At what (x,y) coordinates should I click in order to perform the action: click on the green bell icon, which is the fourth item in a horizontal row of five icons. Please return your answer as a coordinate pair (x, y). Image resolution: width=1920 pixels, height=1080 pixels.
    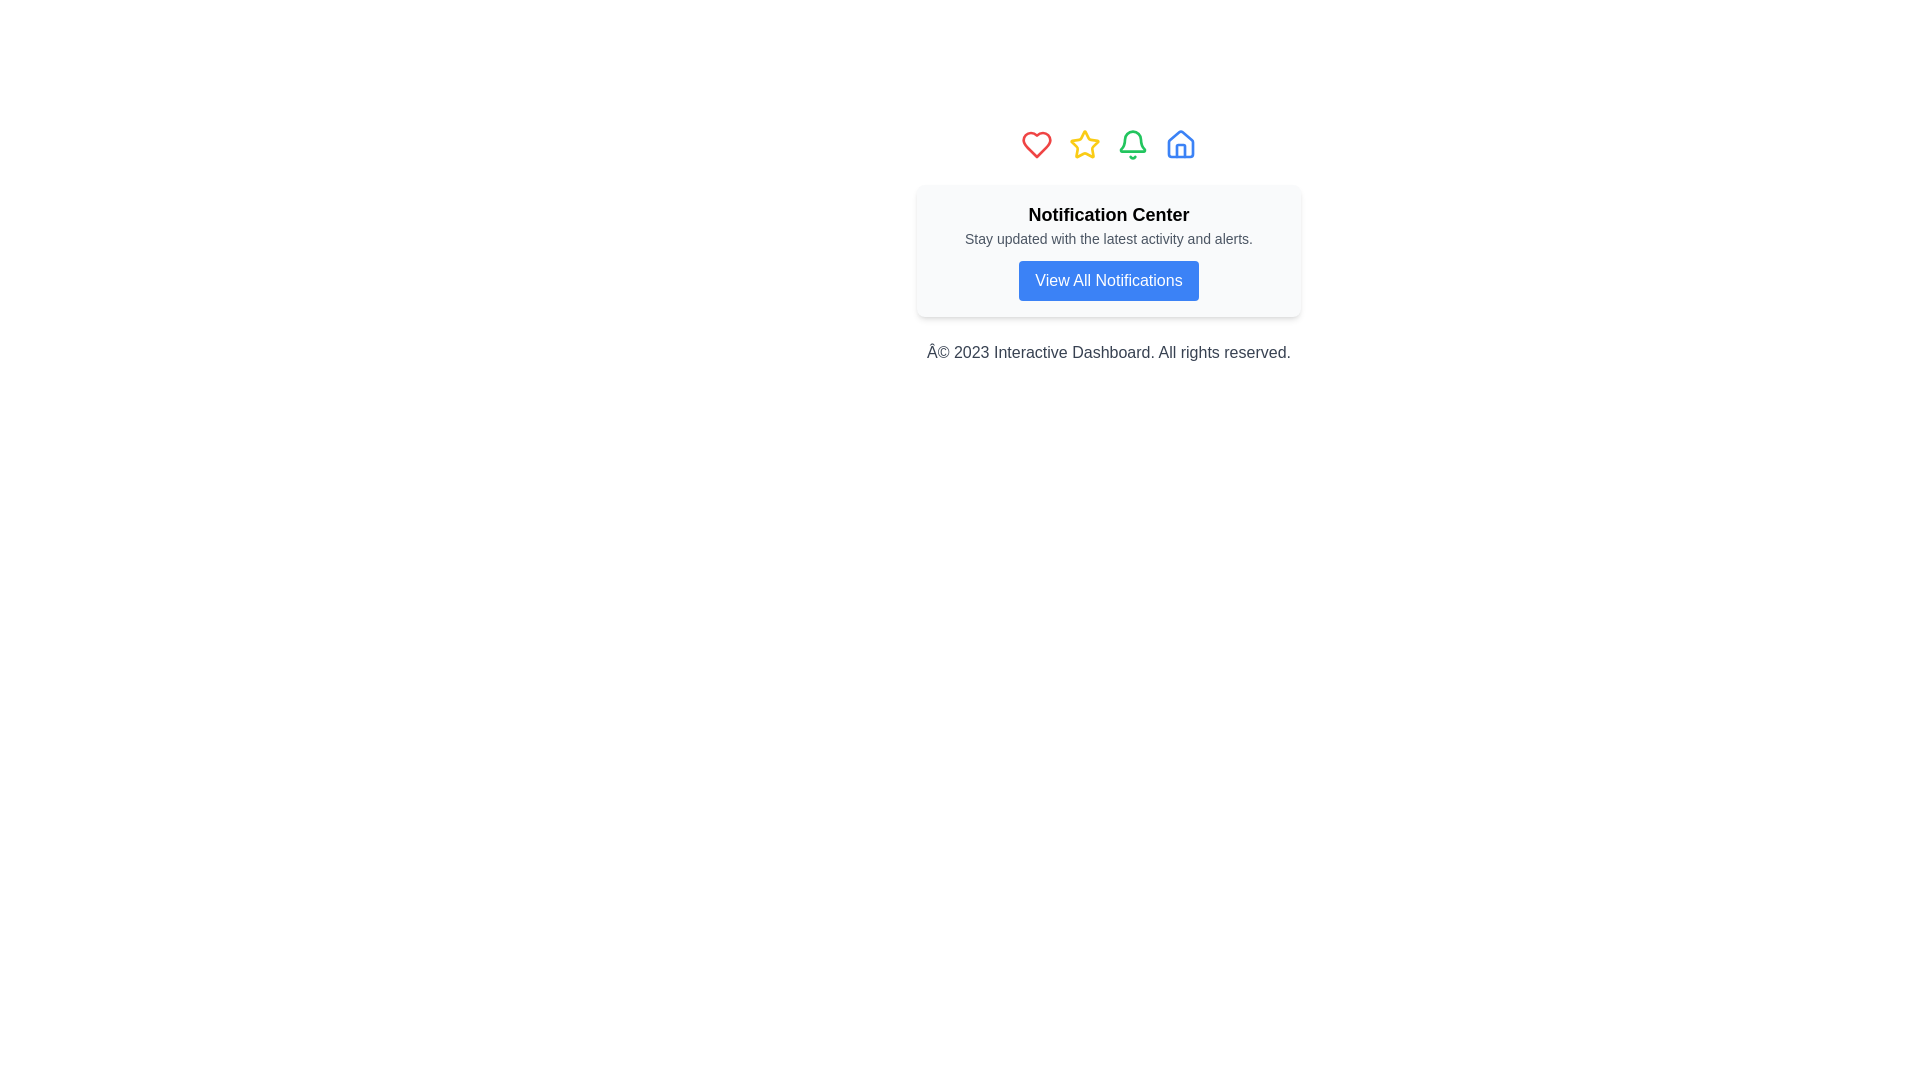
    Looking at the image, I should click on (1132, 144).